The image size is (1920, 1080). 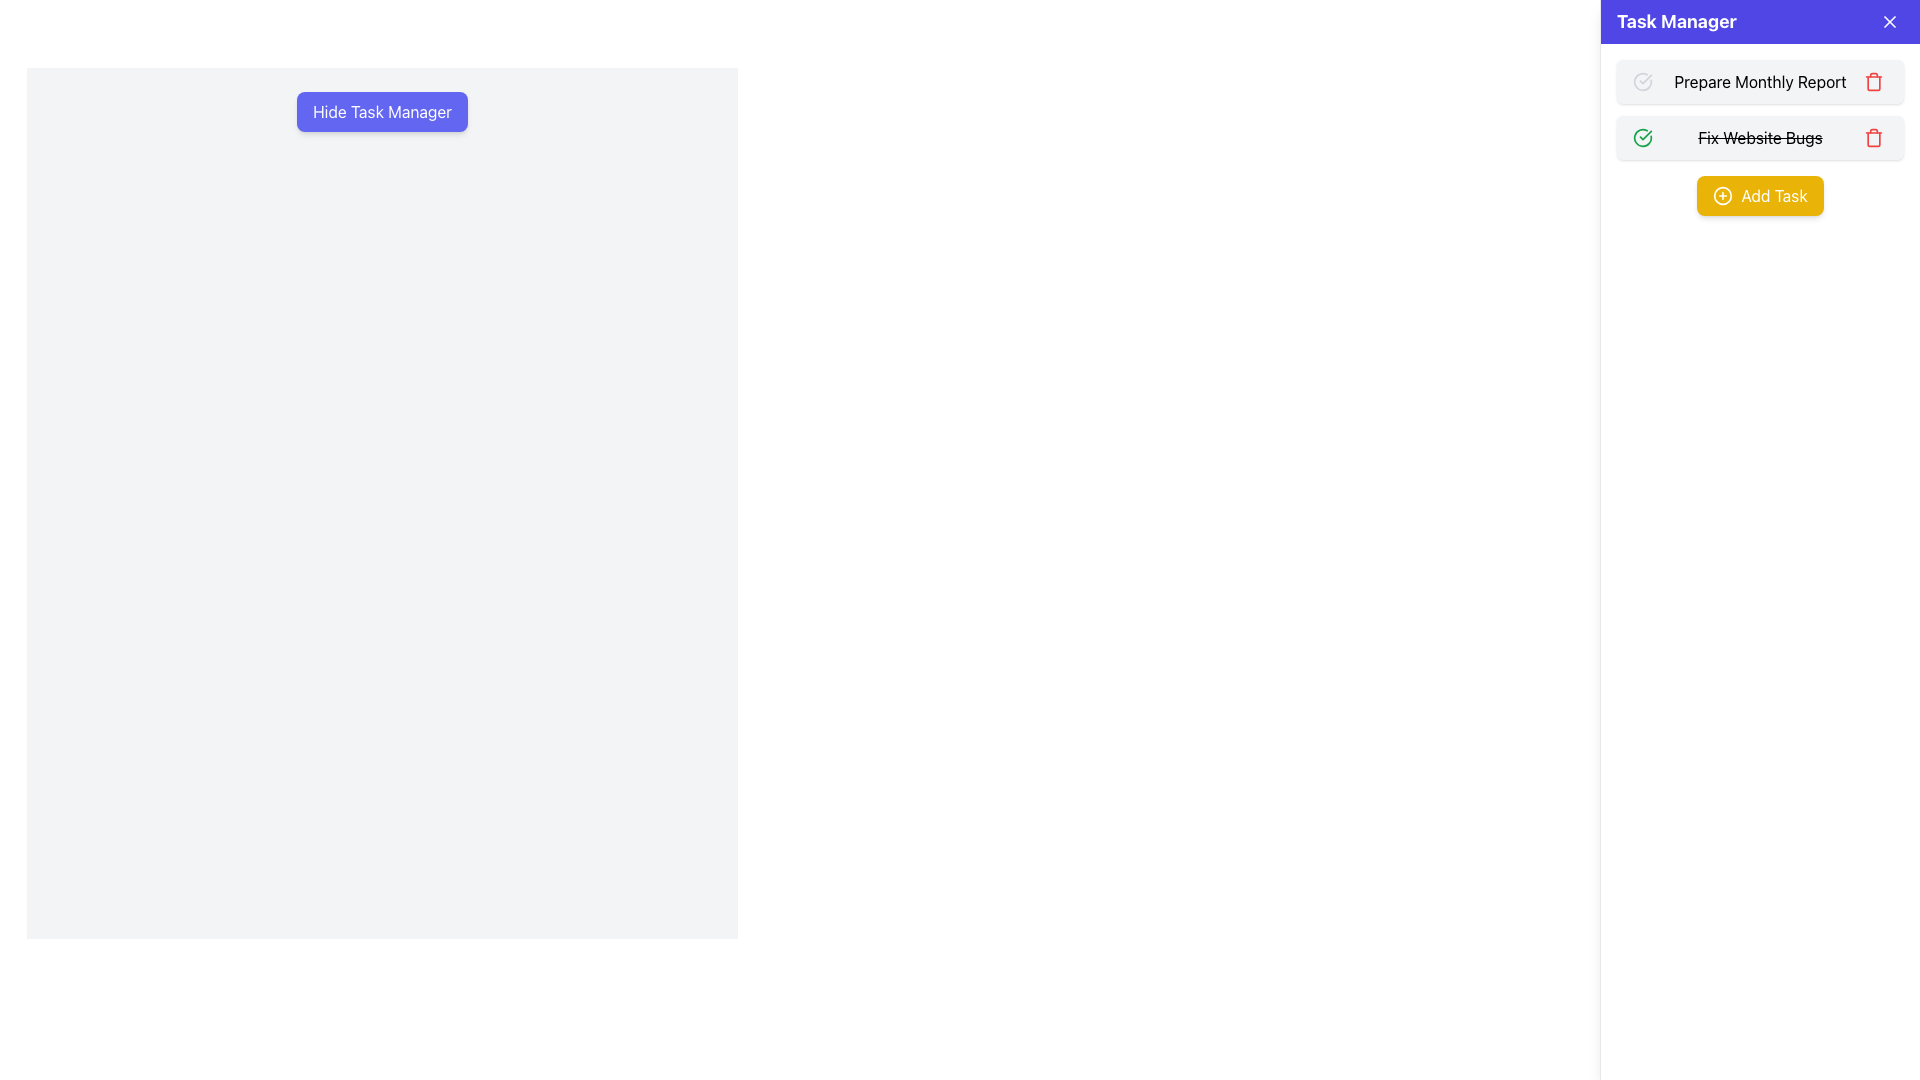 I want to click on the small red trash can button located on the right side of the 'Fix Website Bugs' task, so click(x=1872, y=137).